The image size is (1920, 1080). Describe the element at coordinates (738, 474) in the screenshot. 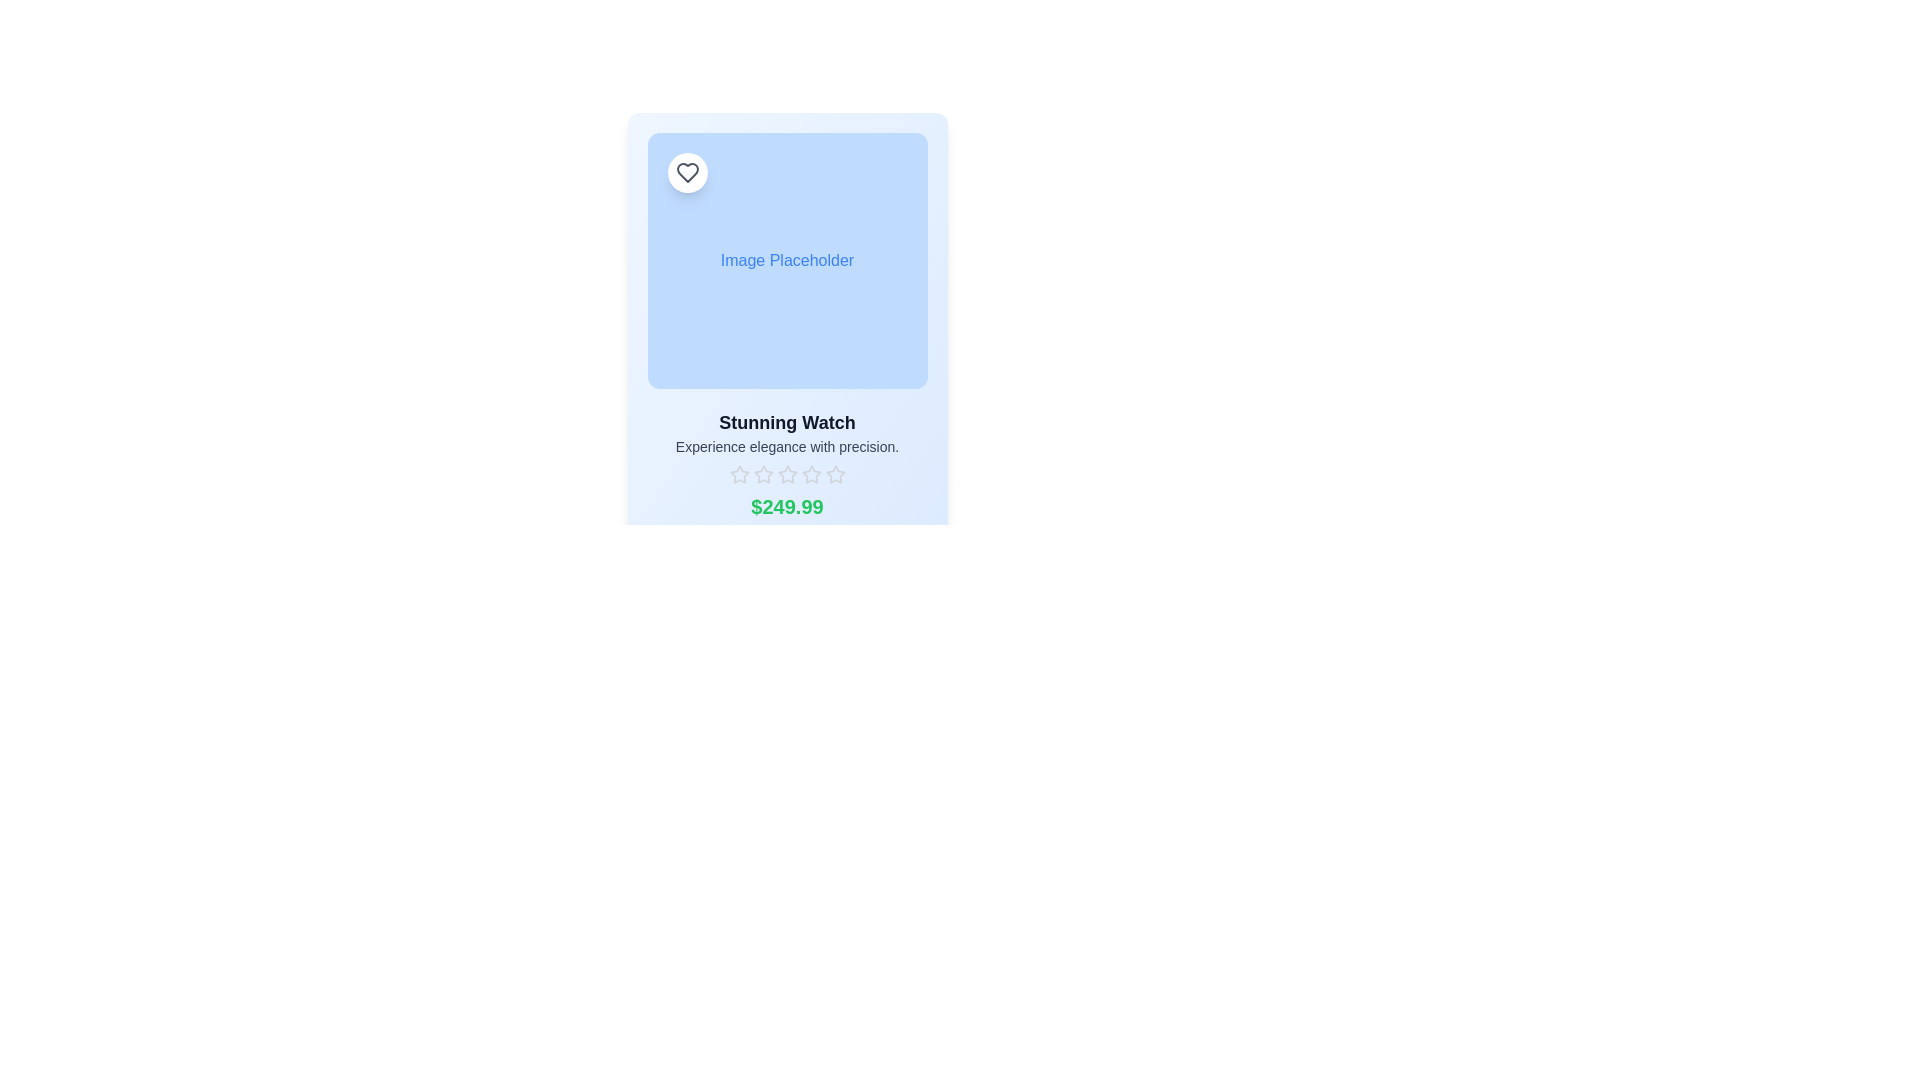

I see `the first star rating icon below the item's title` at that location.